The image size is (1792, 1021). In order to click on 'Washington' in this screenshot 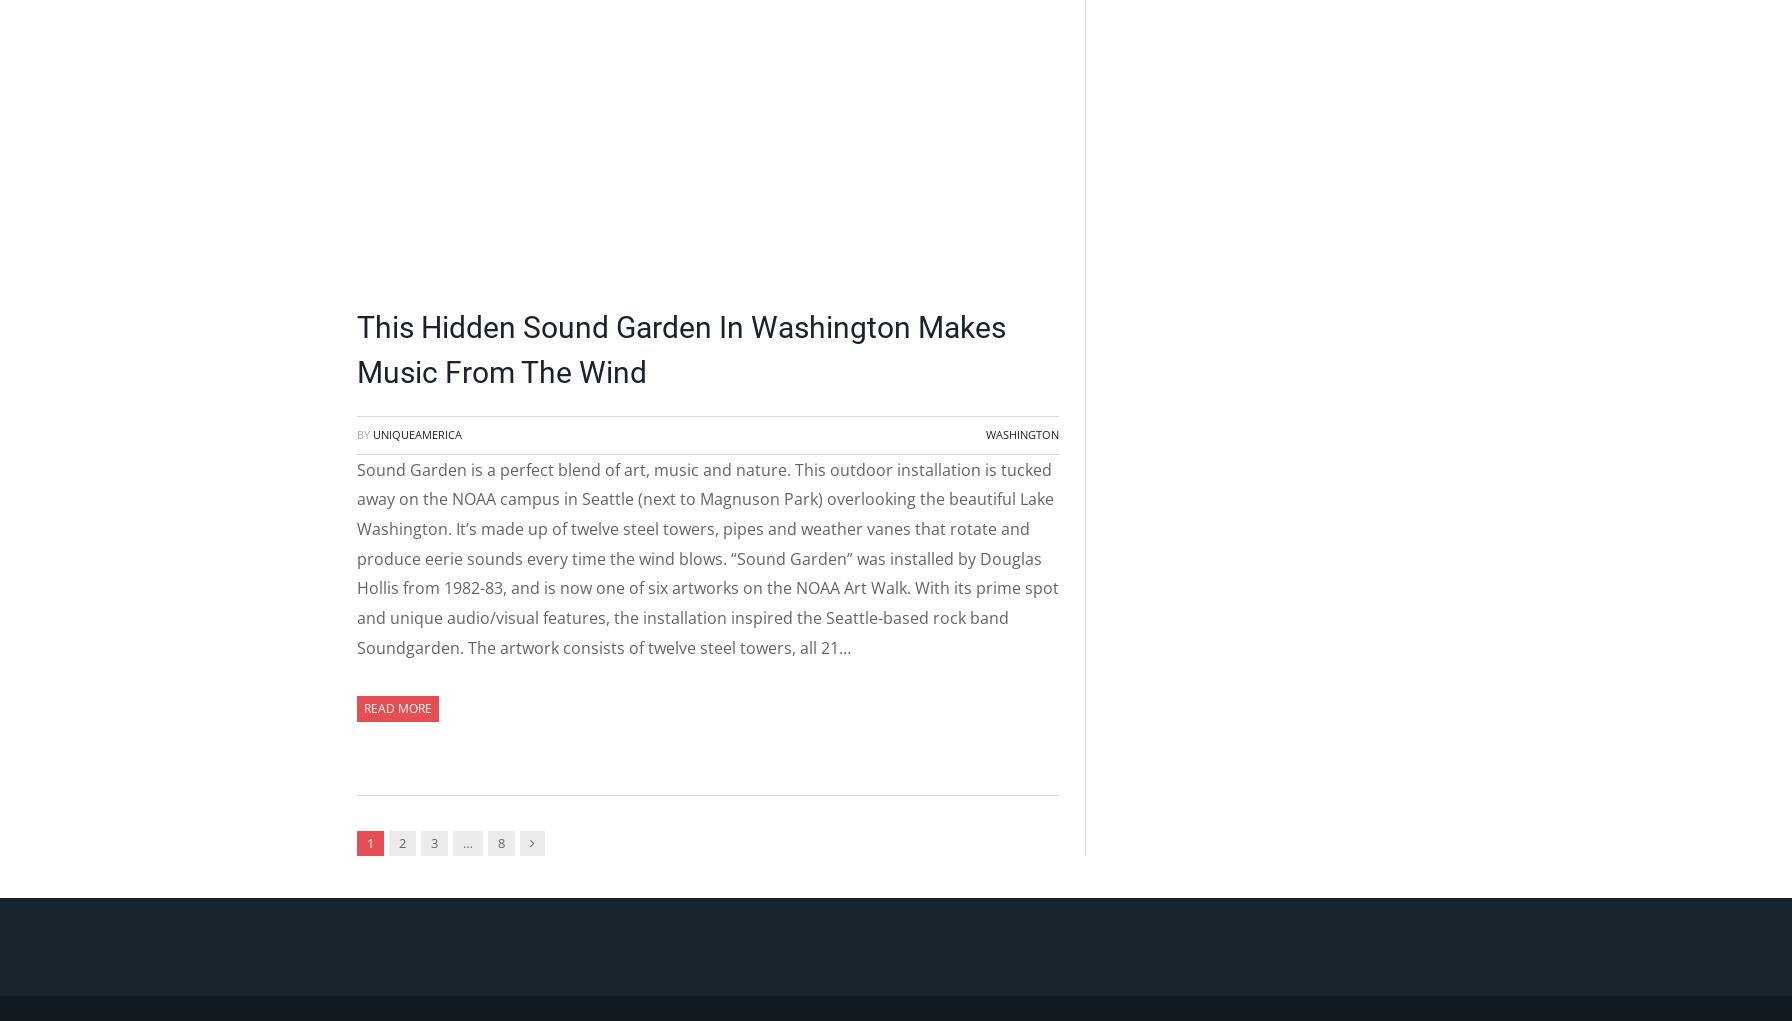, I will do `click(985, 434)`.